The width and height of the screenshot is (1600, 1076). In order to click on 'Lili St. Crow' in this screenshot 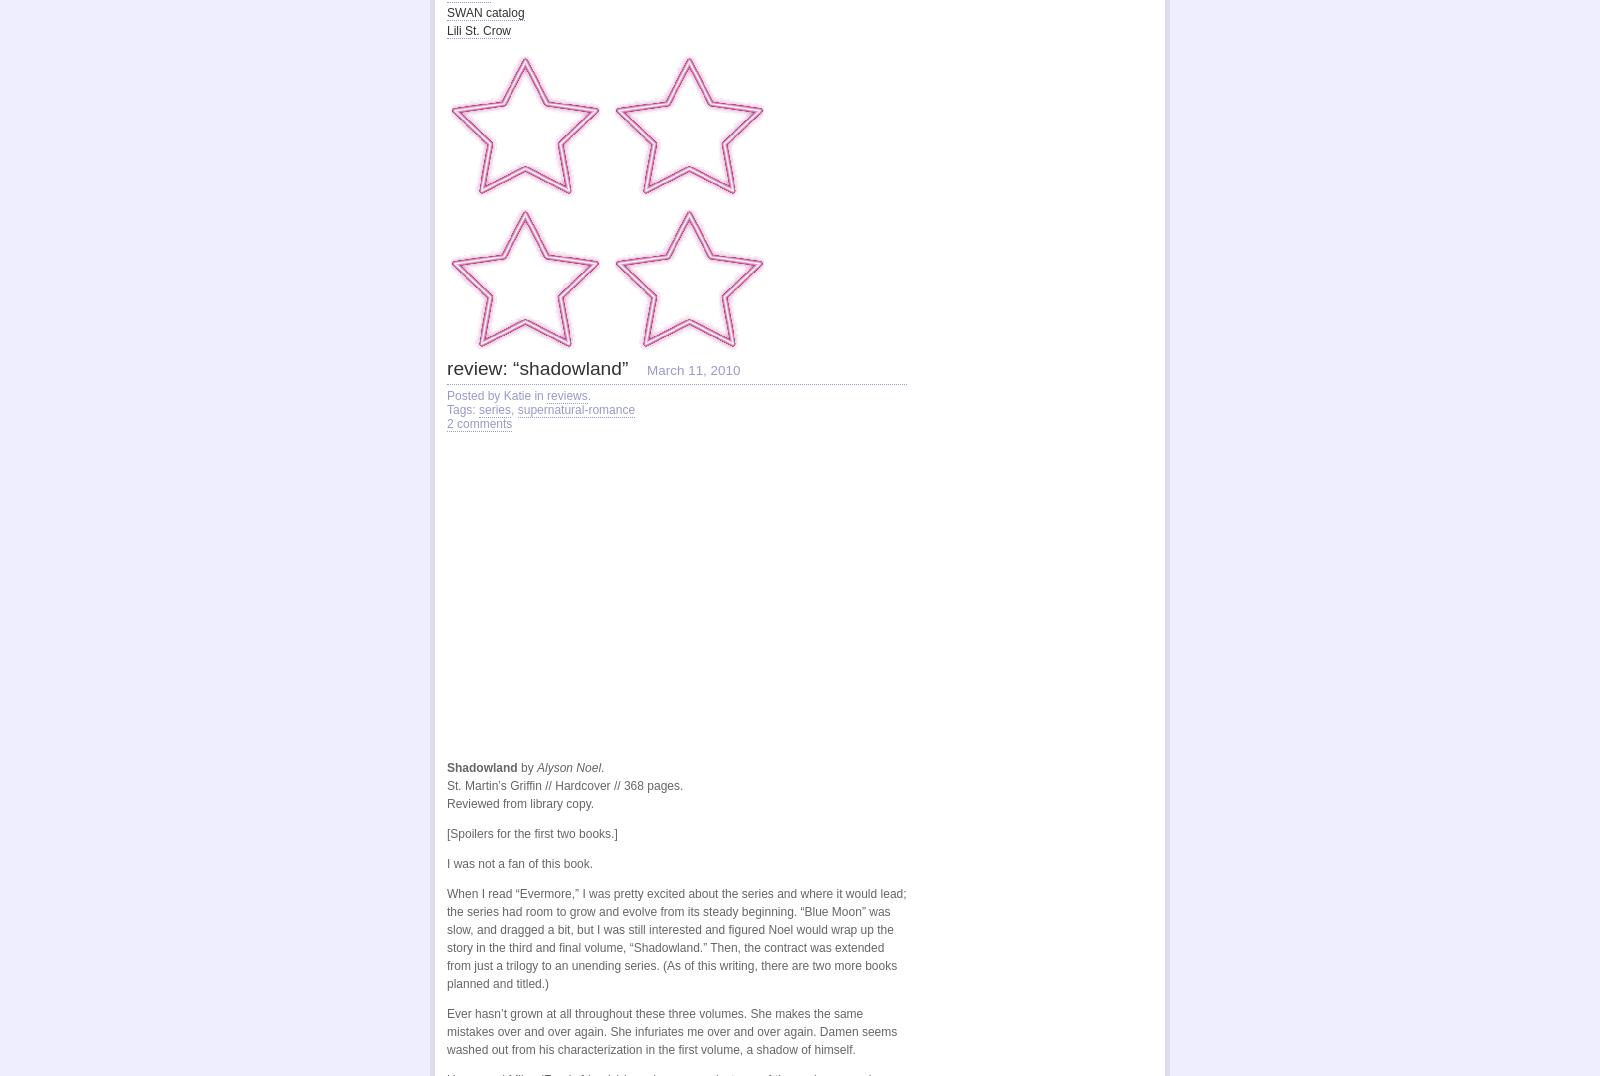, I will do `click(478, 29)`.